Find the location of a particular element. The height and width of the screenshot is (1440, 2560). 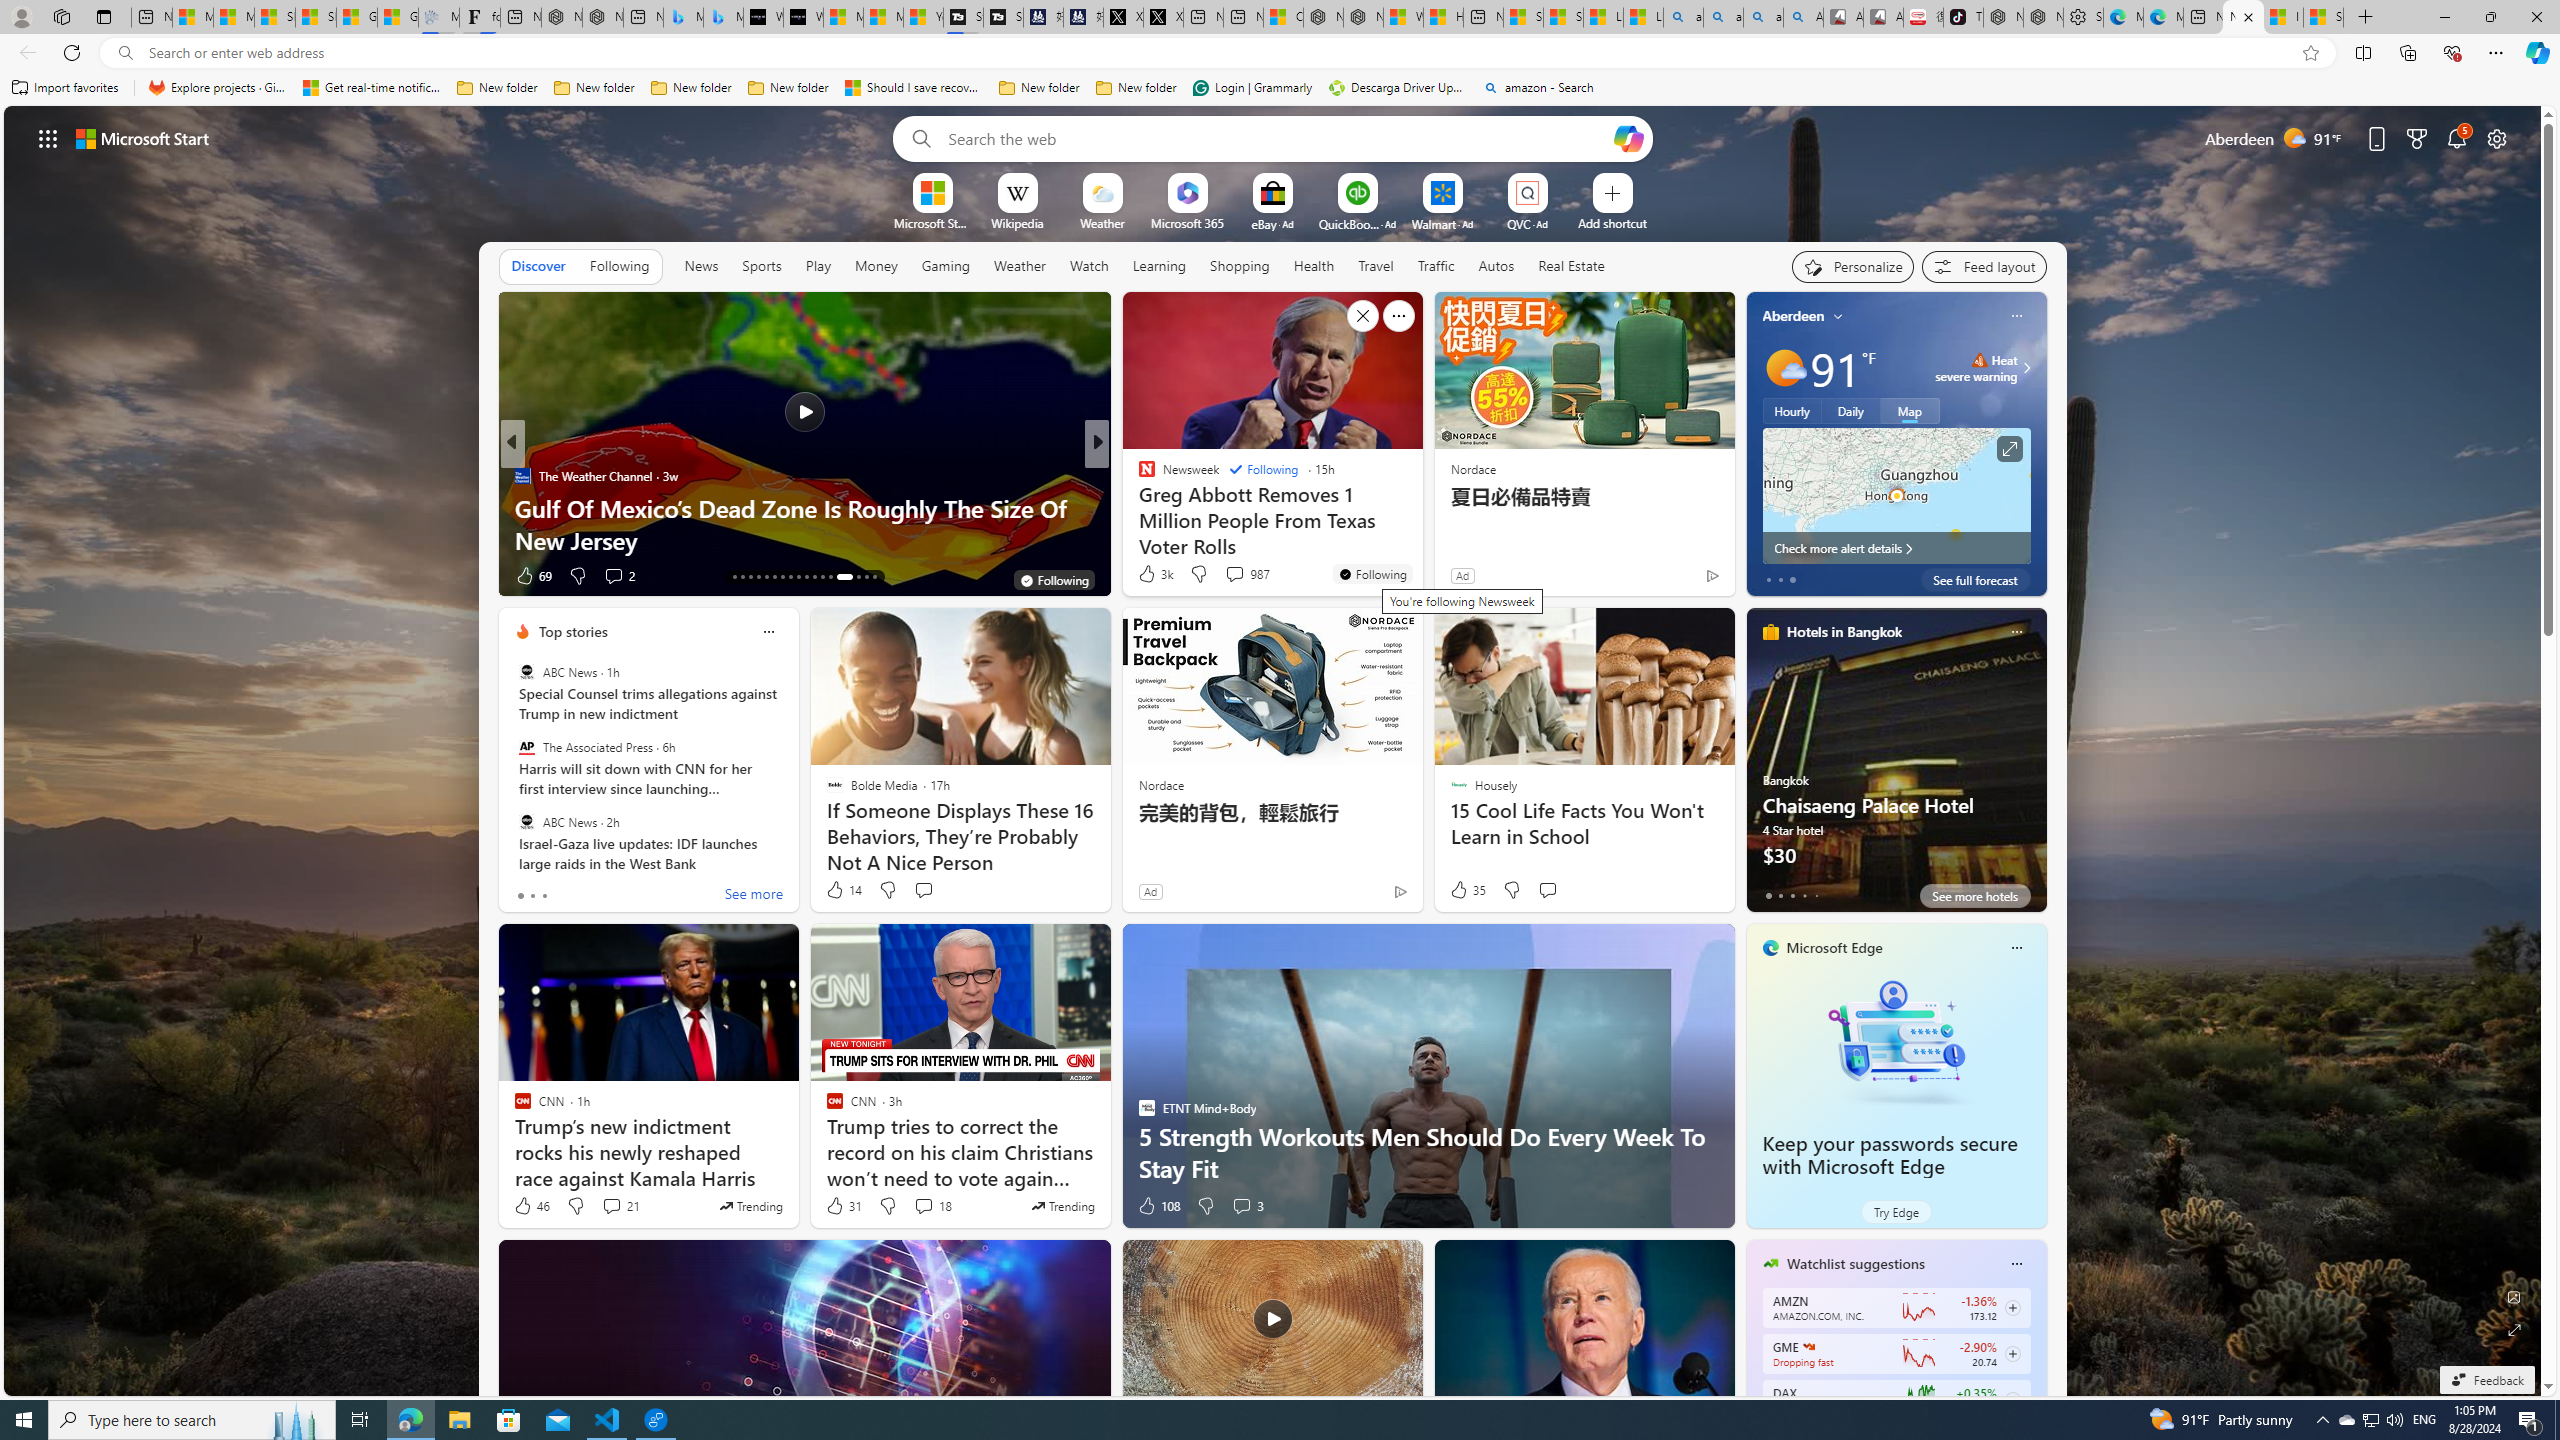

'Notifications' is located at coordinates (2457, 137).